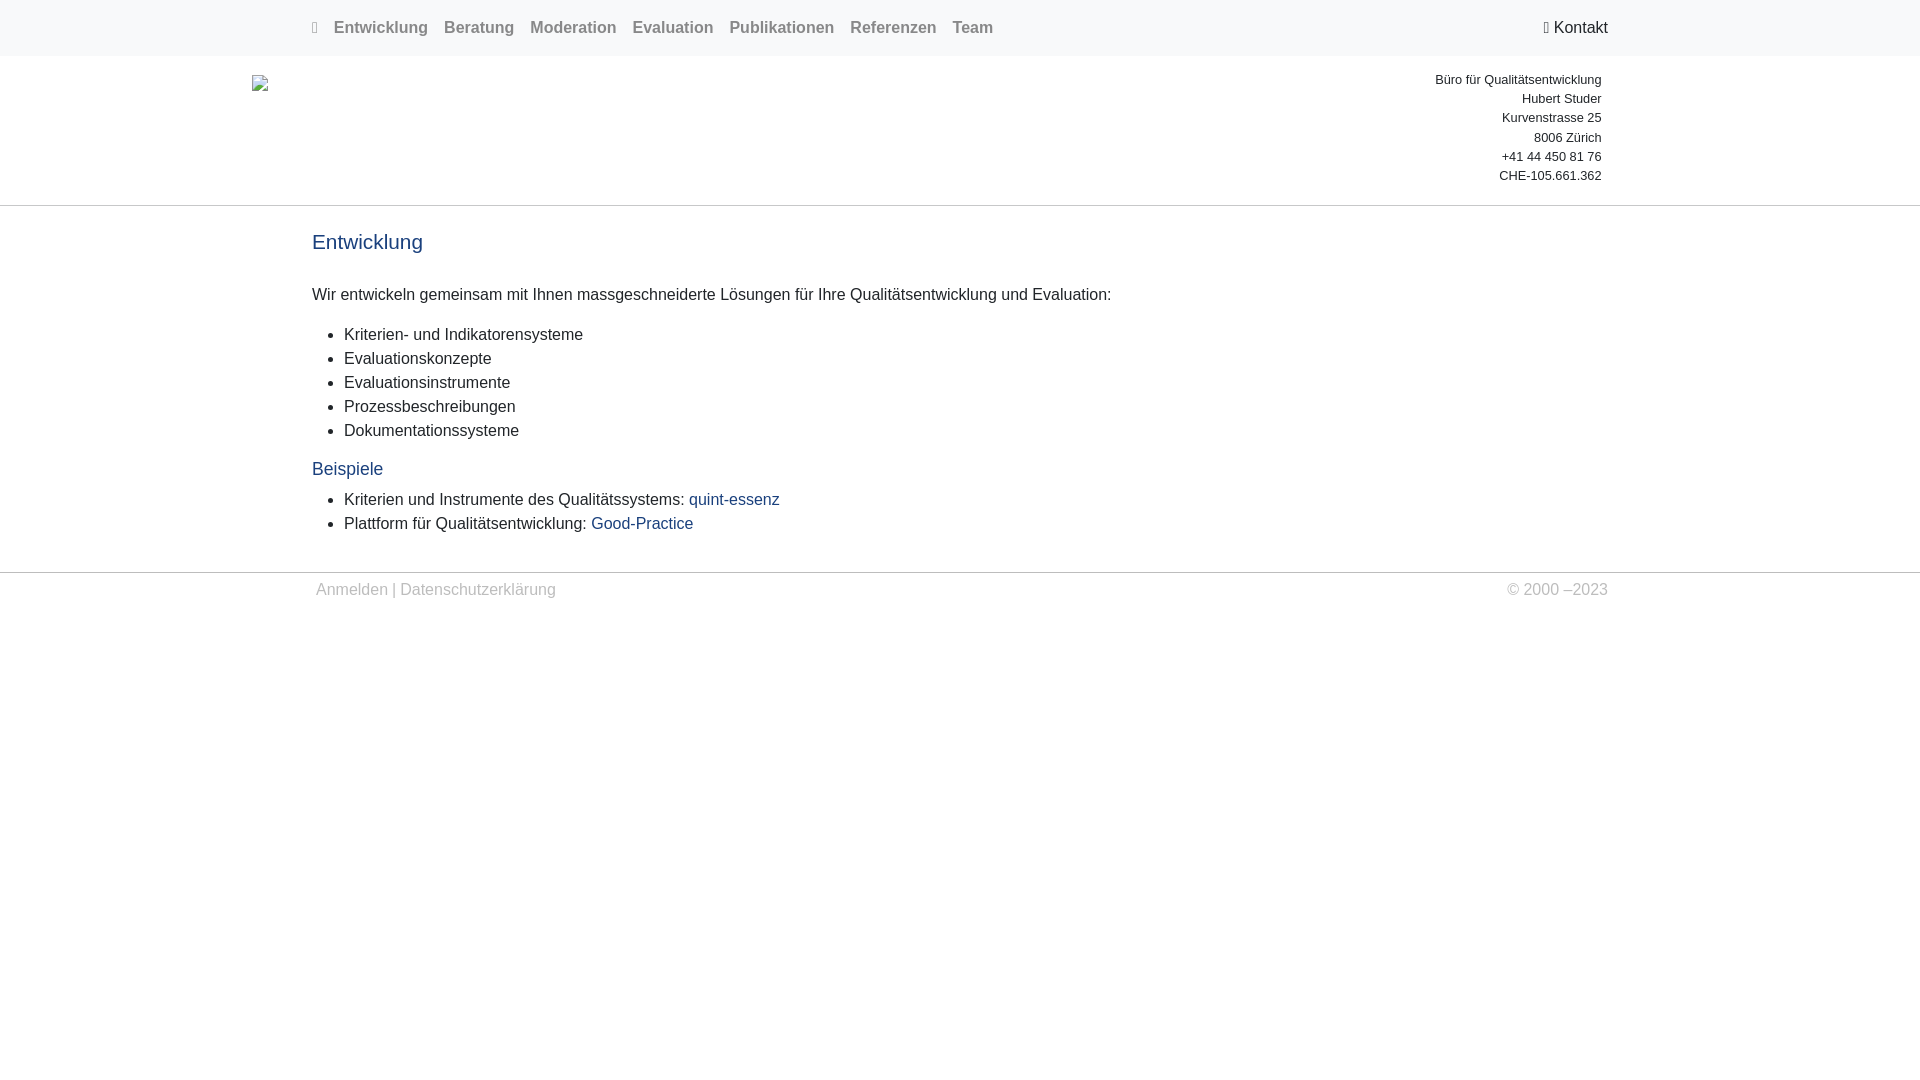  What do you see at coordinates (1541, 27) in the screenshot?
I see `'Kontakt'` at bounding box center [1541, 27].